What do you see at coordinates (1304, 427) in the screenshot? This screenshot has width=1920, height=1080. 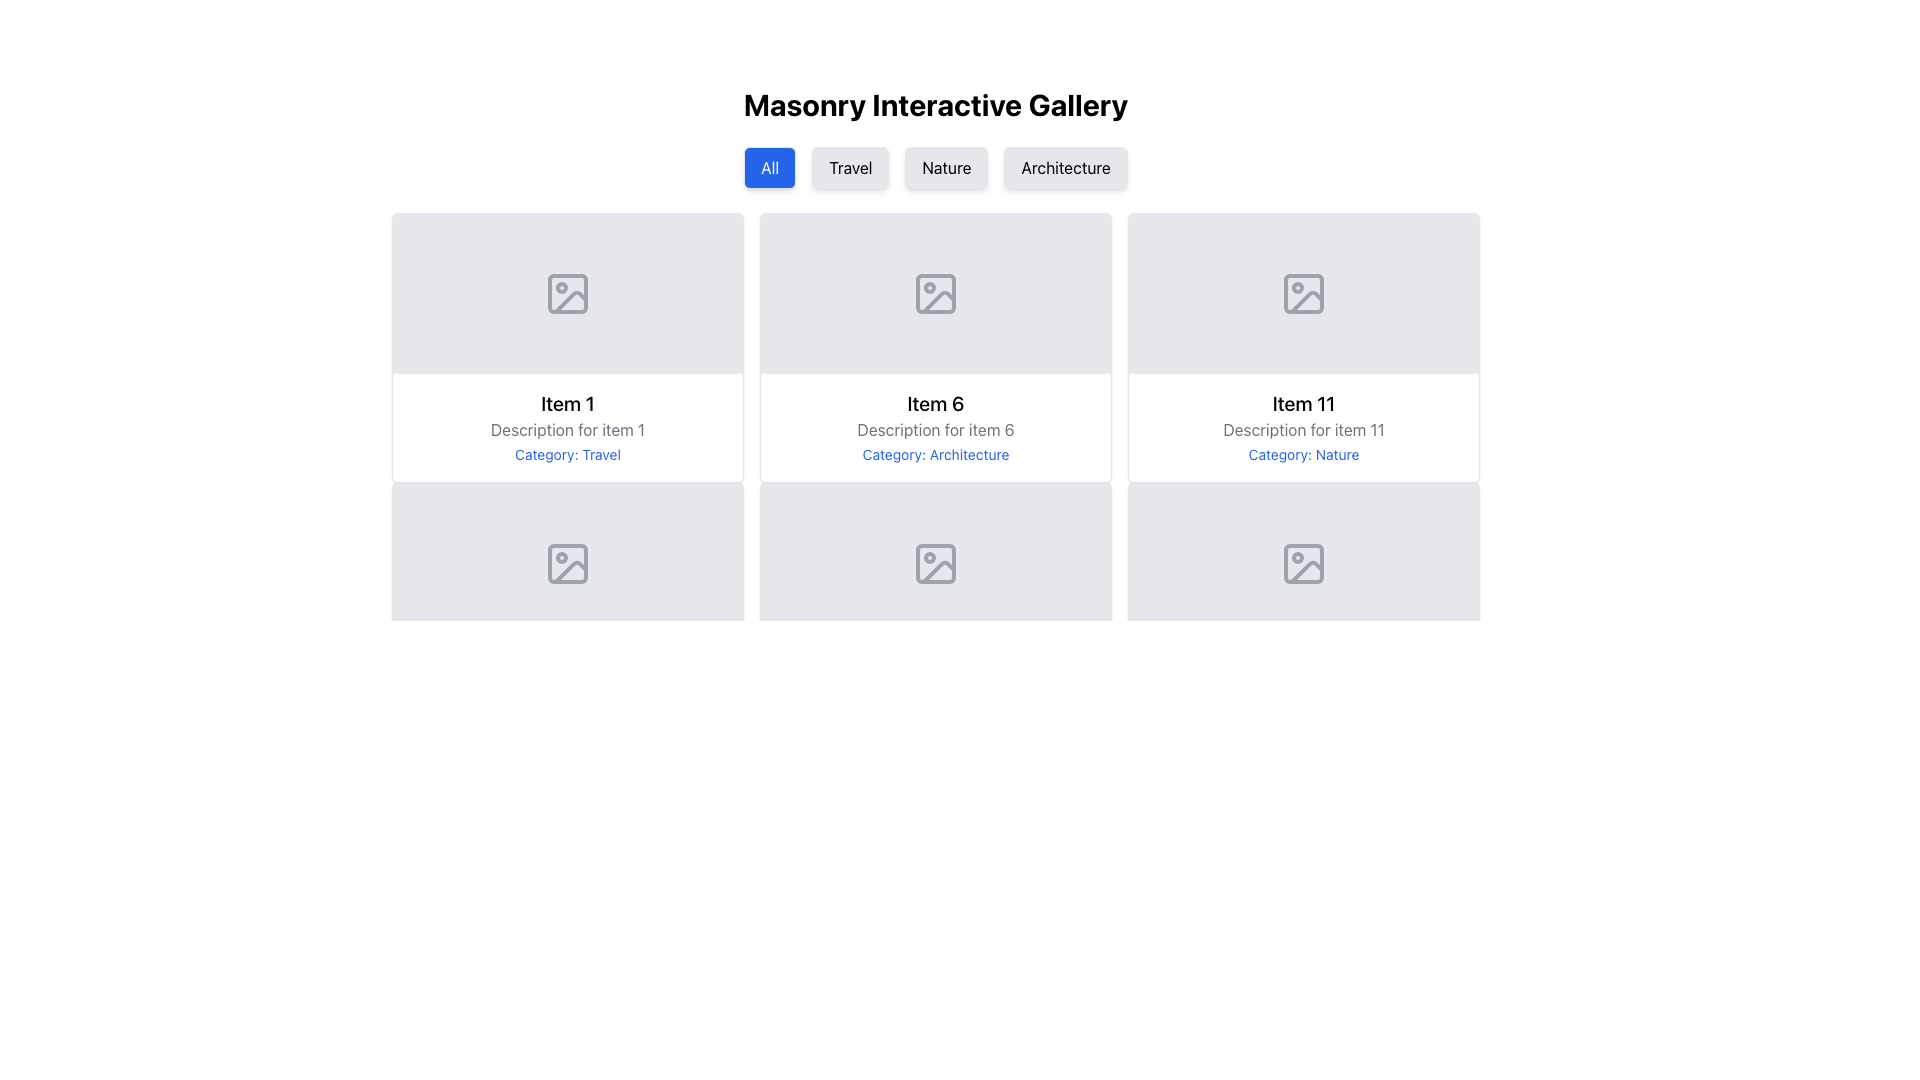 I see `text from the gallery item information displayed in the text block located at the bottom-right corner of the third card in the top row of the gallery grid layout` at bounding box center [1304, 427].